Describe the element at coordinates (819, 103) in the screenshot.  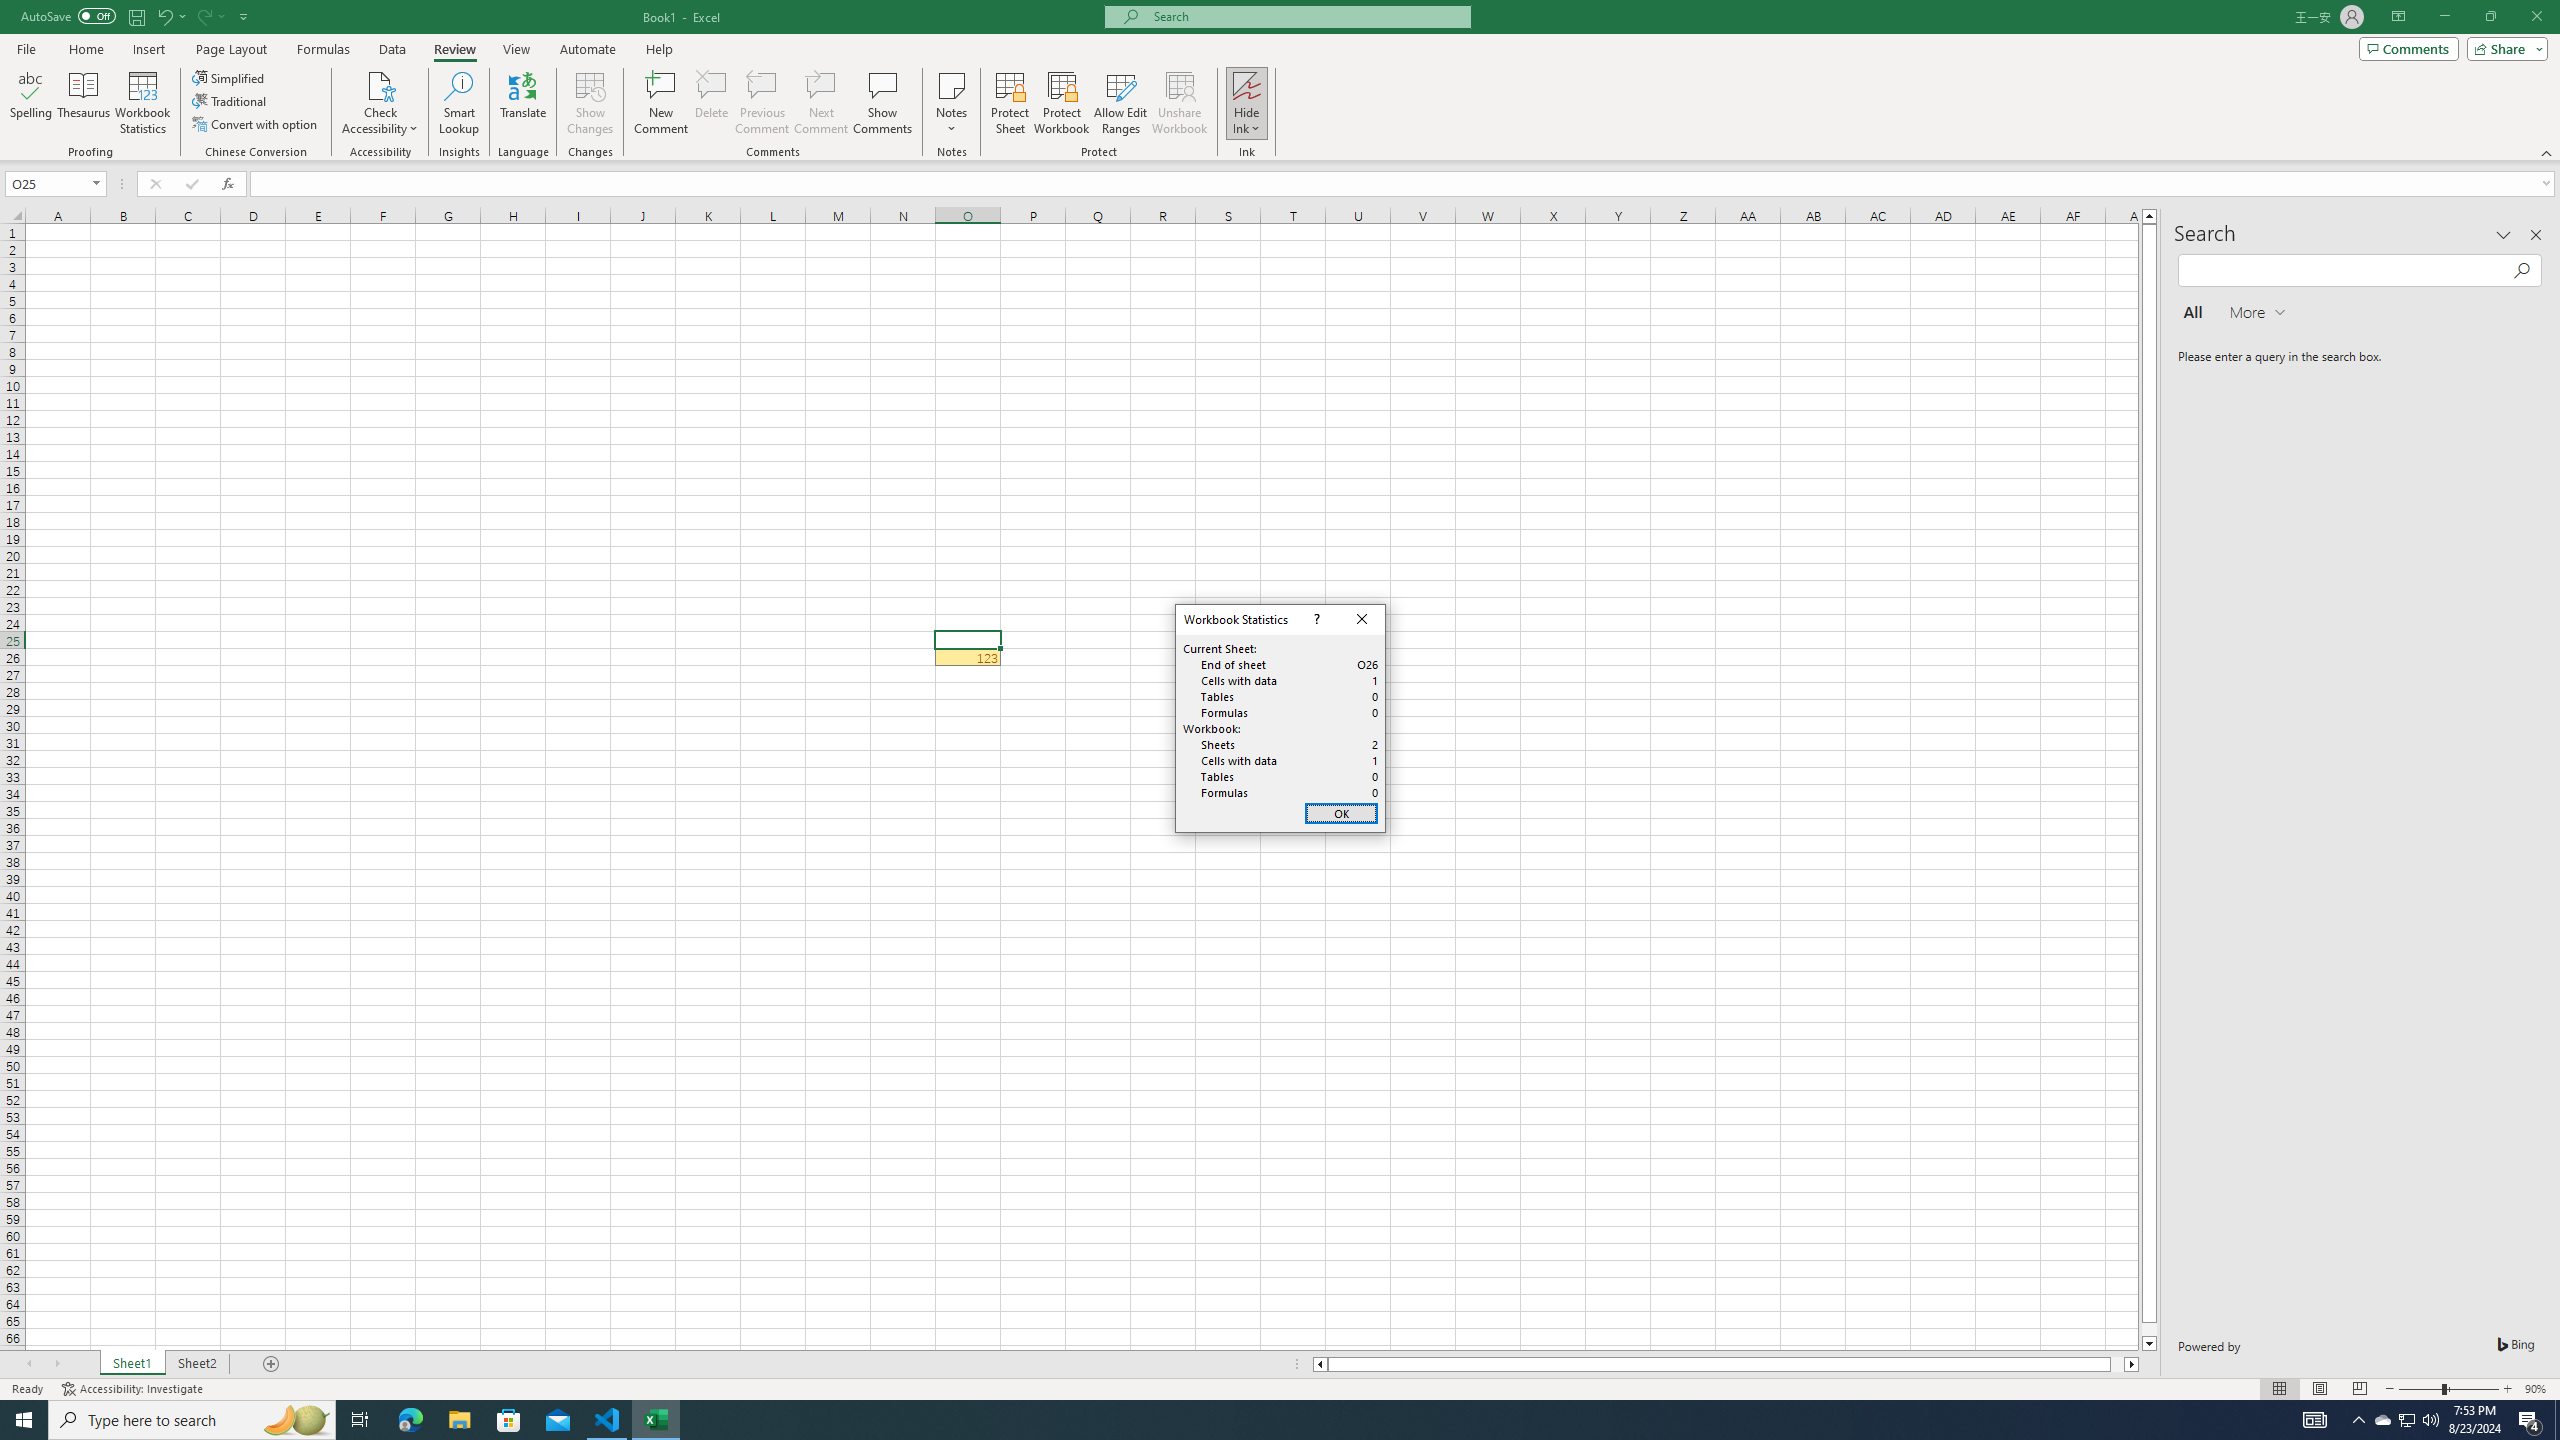
I see `'Next Comment'` at that location.